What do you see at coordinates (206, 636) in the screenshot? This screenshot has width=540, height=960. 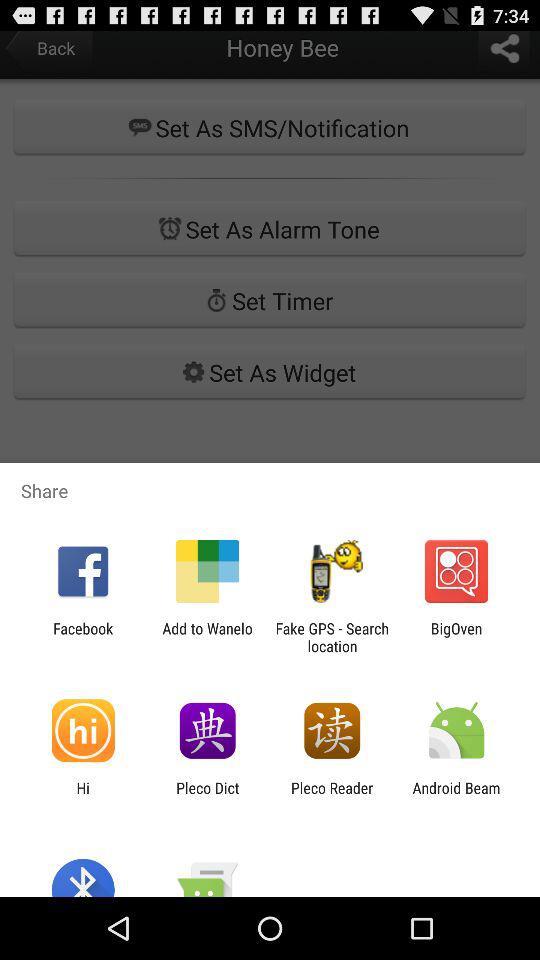 I see `add to wanelo icon` at bounding box center [206, 636].